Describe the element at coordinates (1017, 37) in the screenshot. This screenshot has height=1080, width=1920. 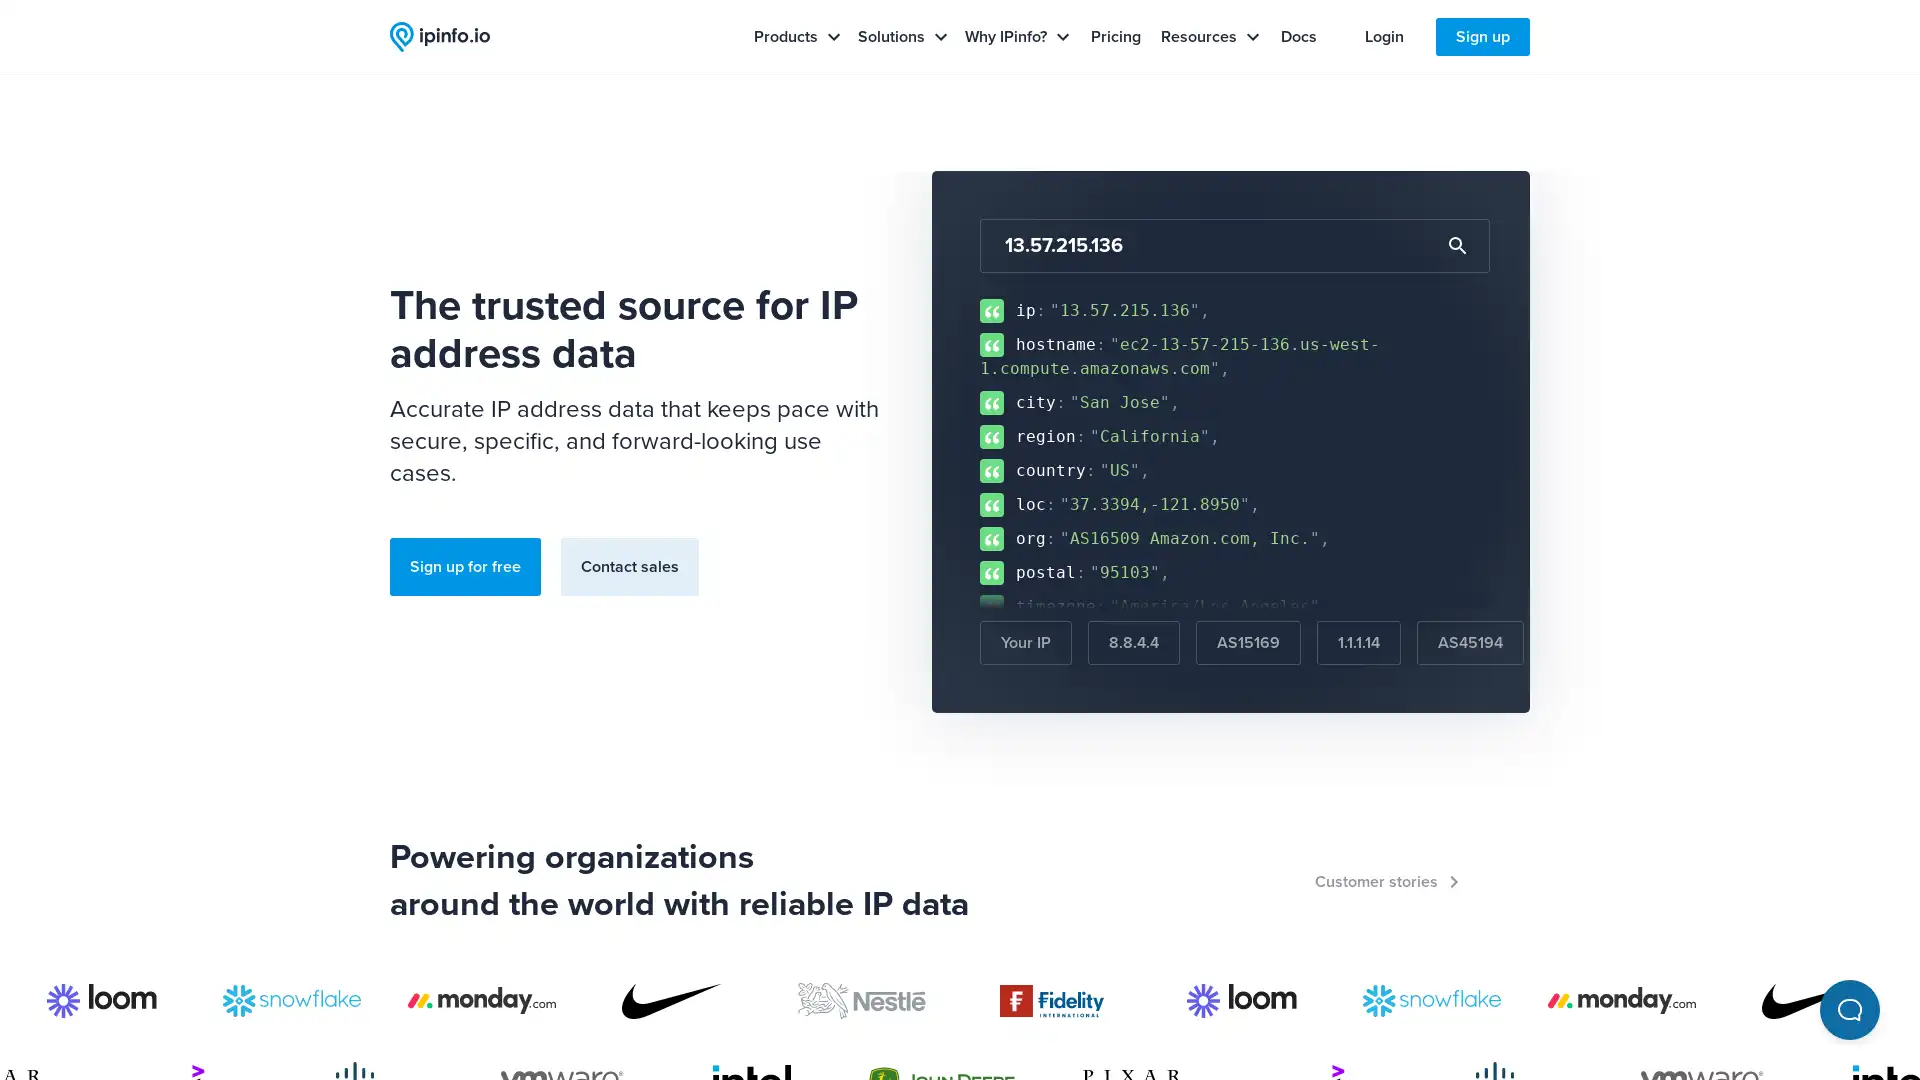
I see `Why IPinfo?` at that location.